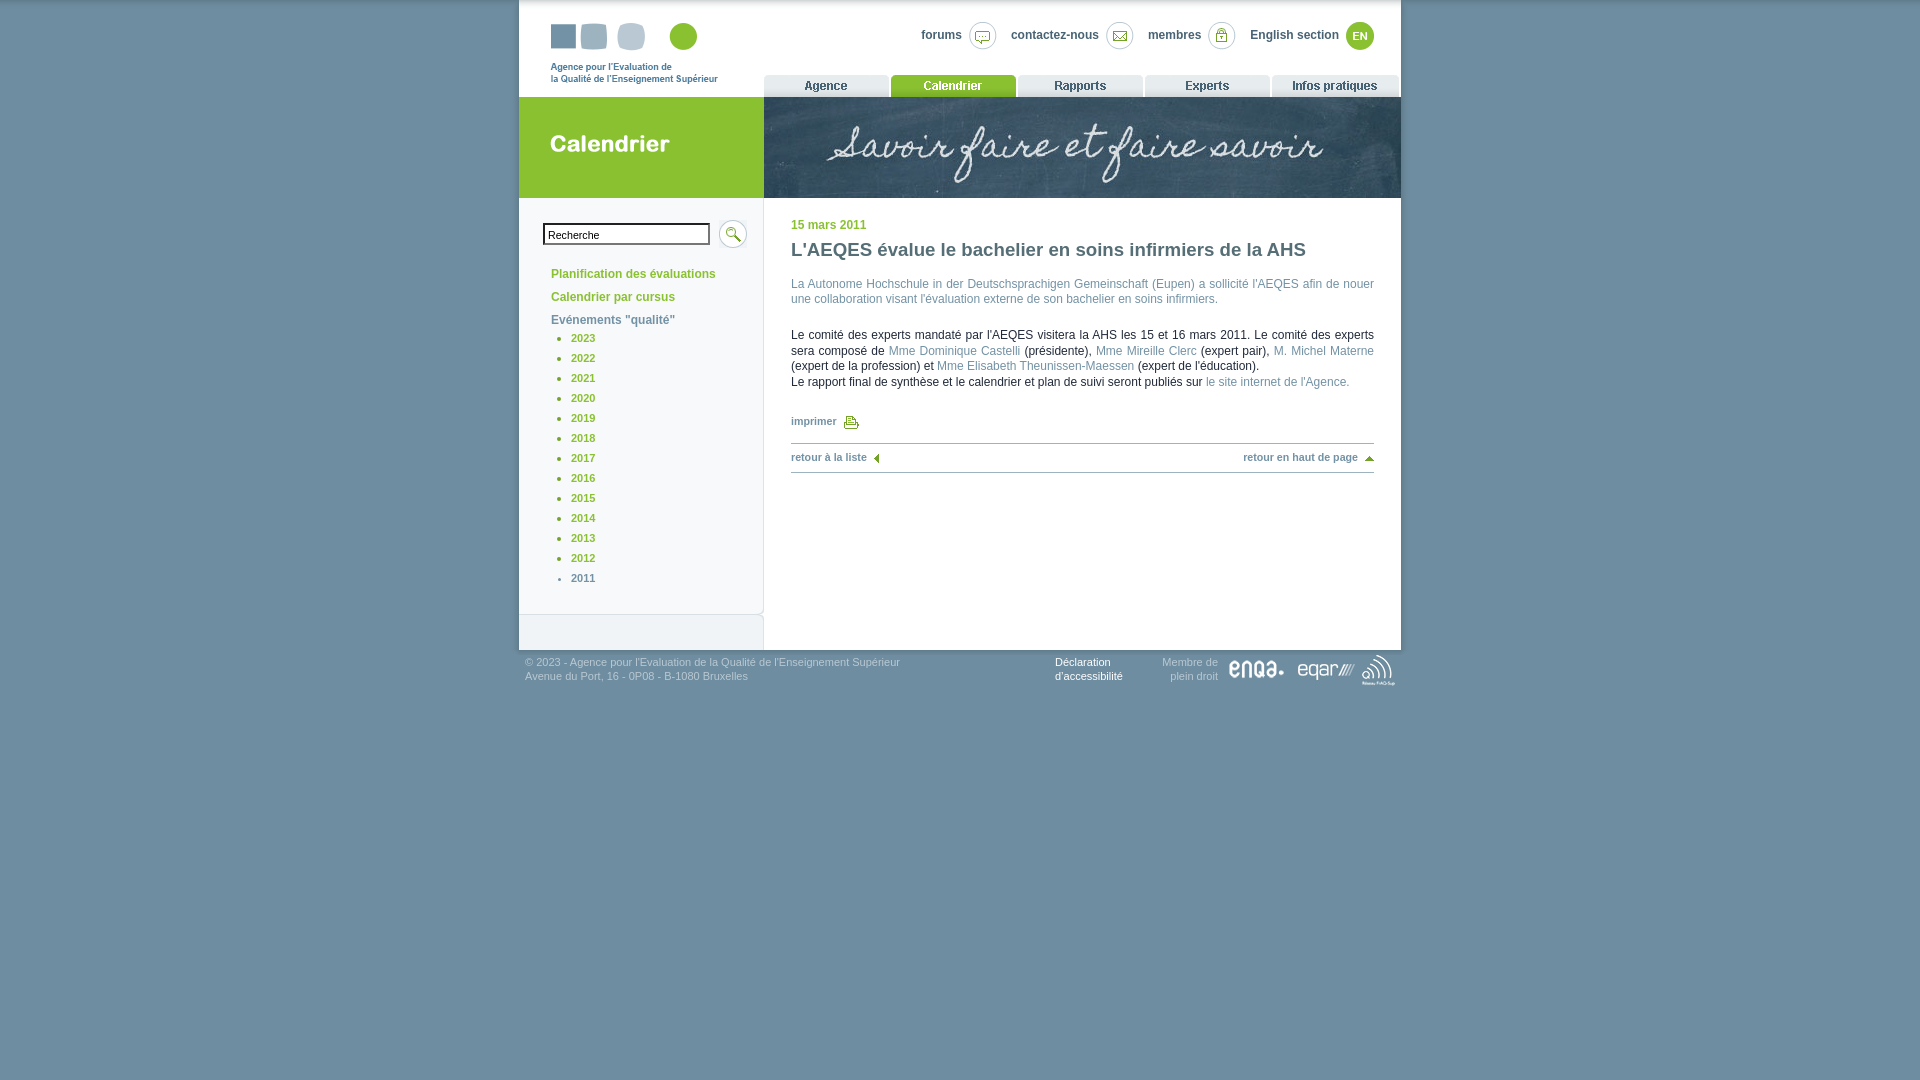 The width and height of the screenshot is (1920, 1080). Describe the element at coordinates (1308, 456) in the screenshot. I see `'retour en haut de page'` at that location.